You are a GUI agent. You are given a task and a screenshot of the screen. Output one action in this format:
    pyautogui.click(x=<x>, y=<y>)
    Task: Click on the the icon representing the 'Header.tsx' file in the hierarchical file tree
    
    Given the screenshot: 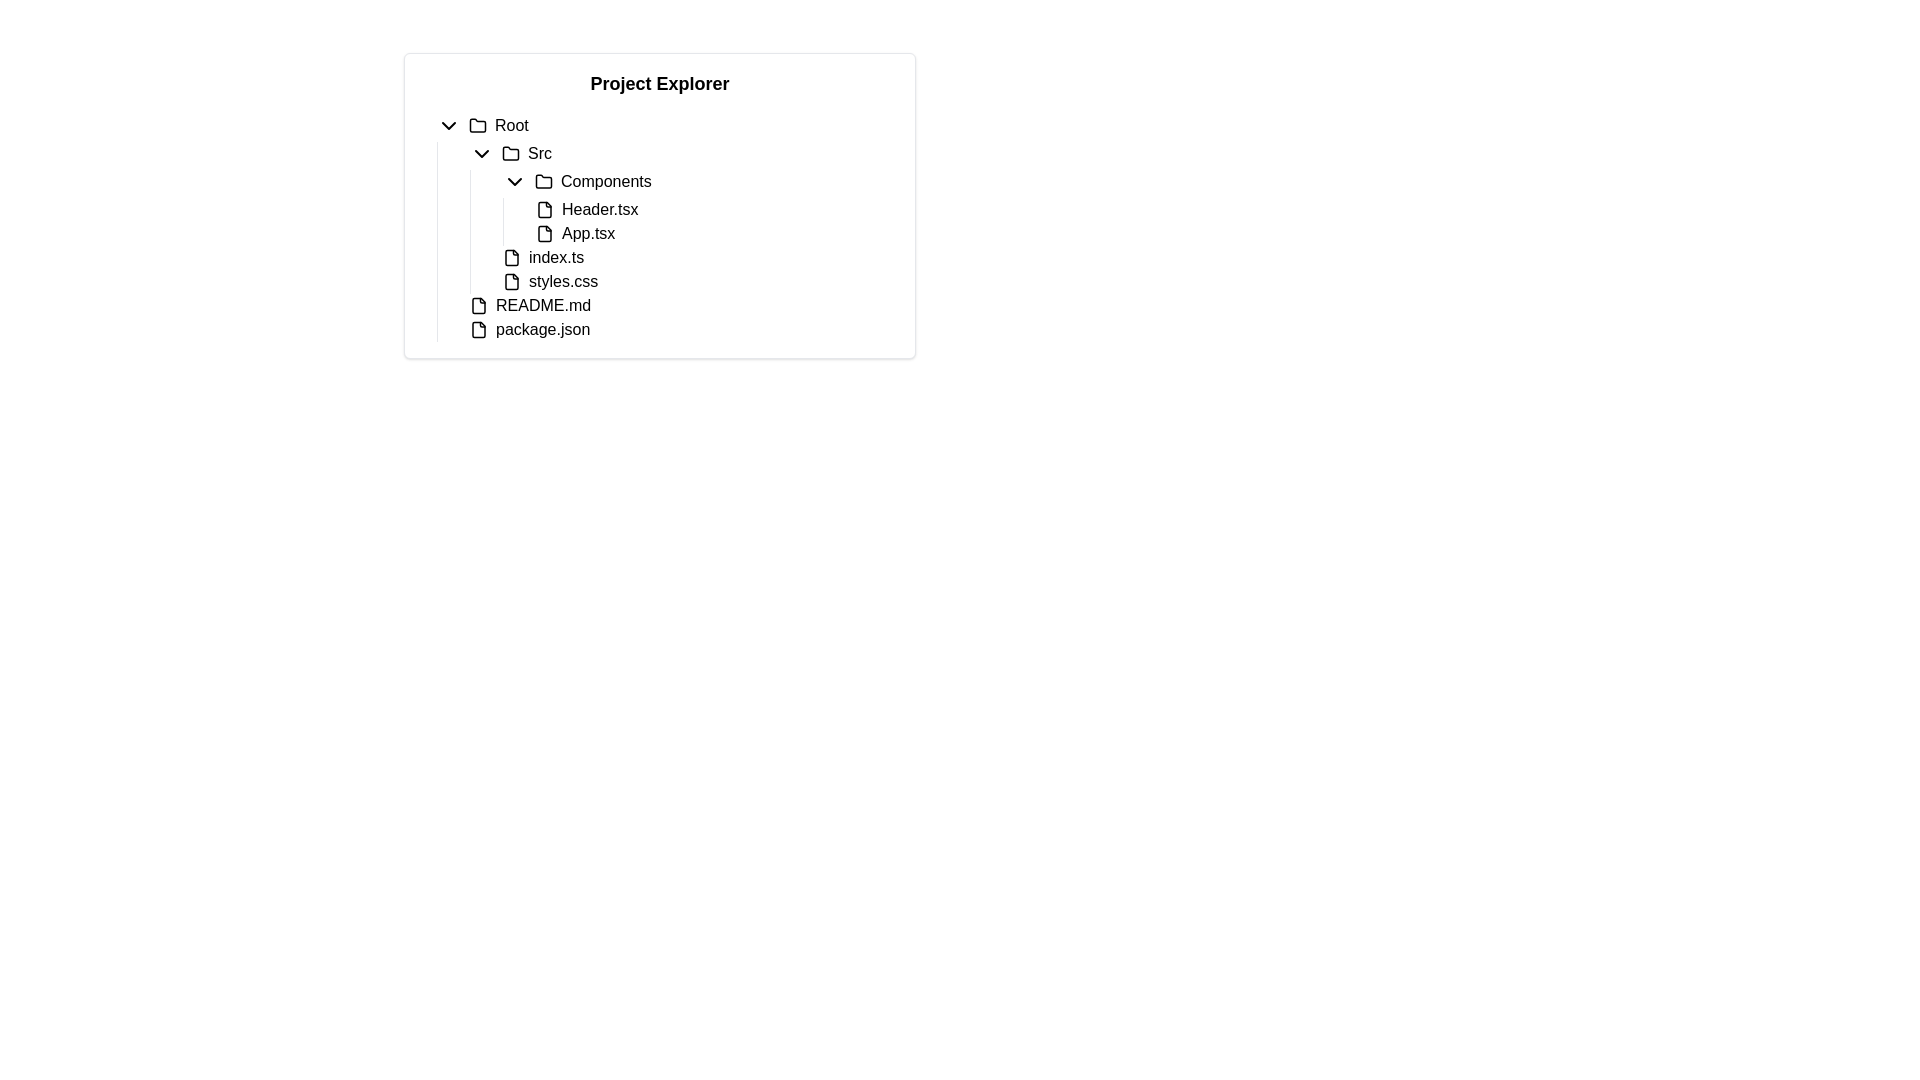 What is the action you would take?
    pyautogui.click(x=545, y=209)
    